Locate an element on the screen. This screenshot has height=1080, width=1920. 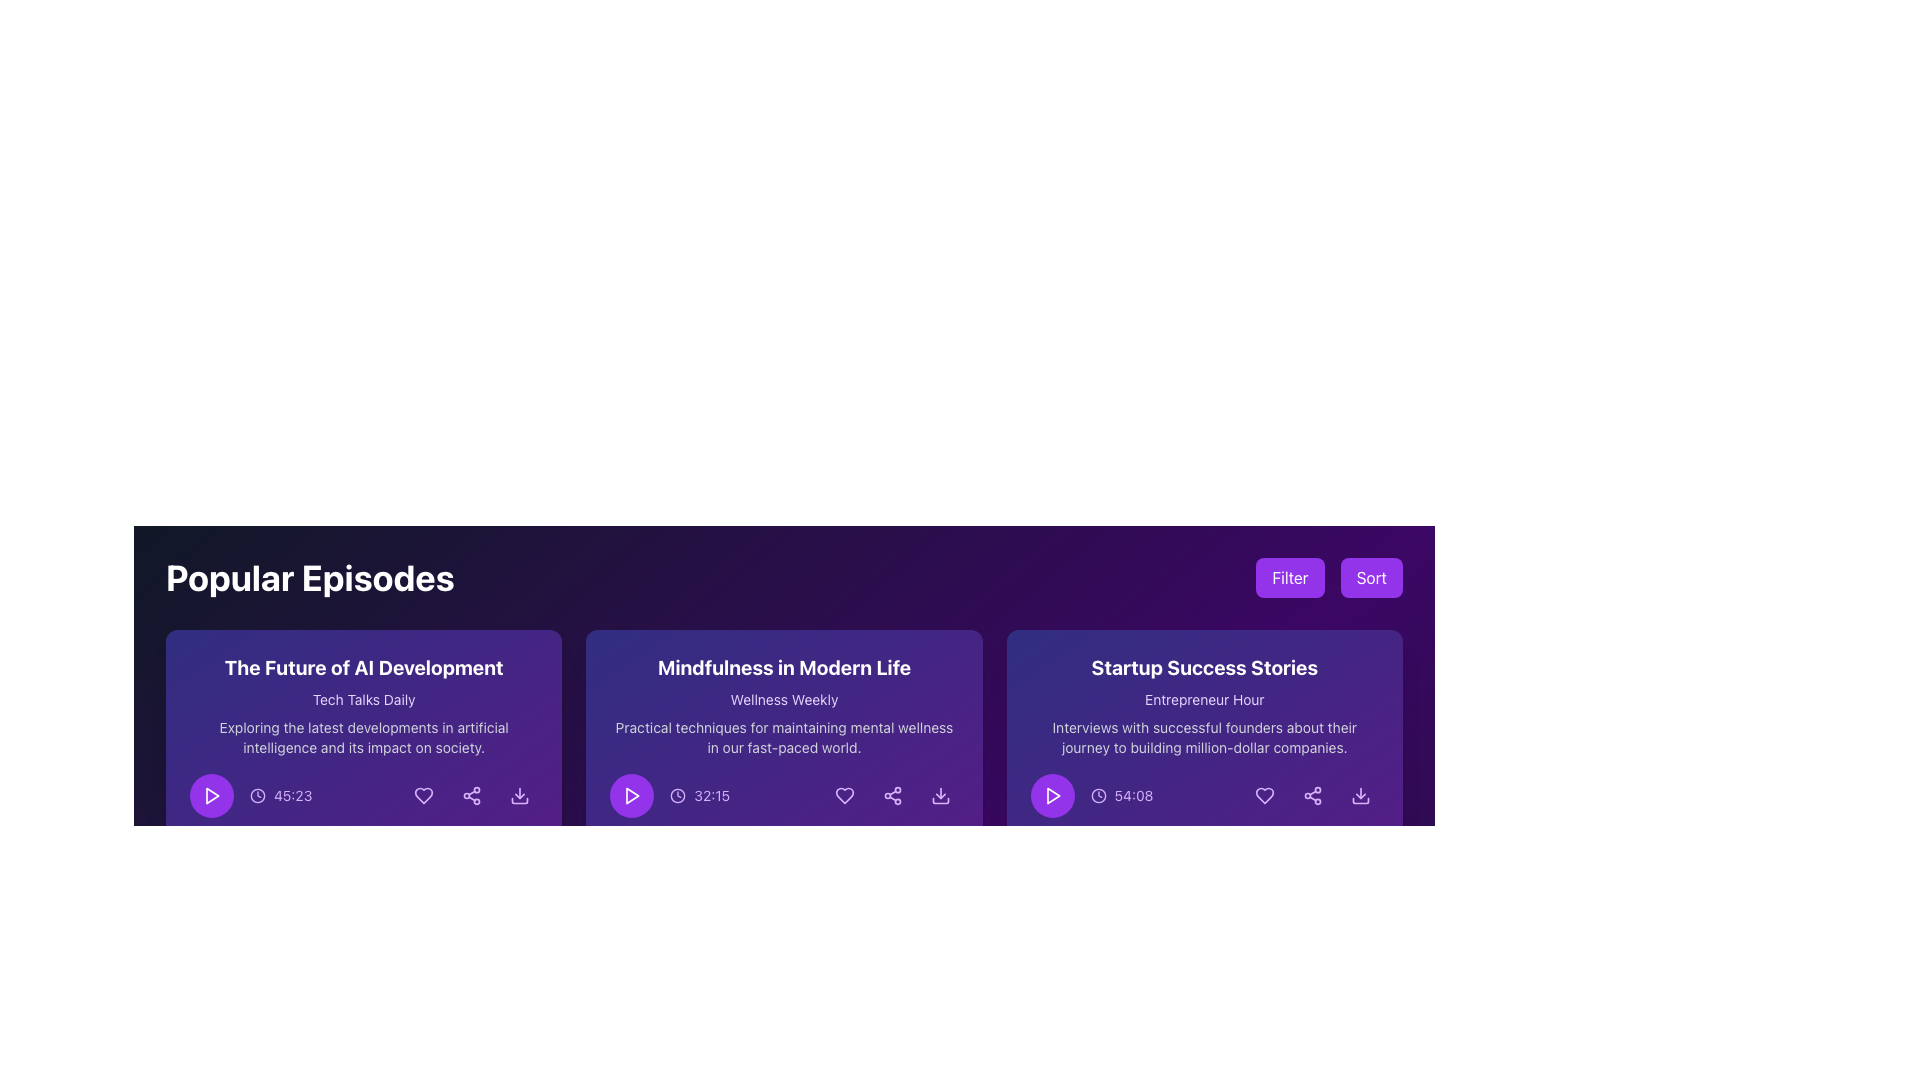
the Label/Text with Icon that displays '45:23' and features a clock icon, located in the bottom left of the first card under the 'Popular Episodes' section is located at coordinates (250, 794).